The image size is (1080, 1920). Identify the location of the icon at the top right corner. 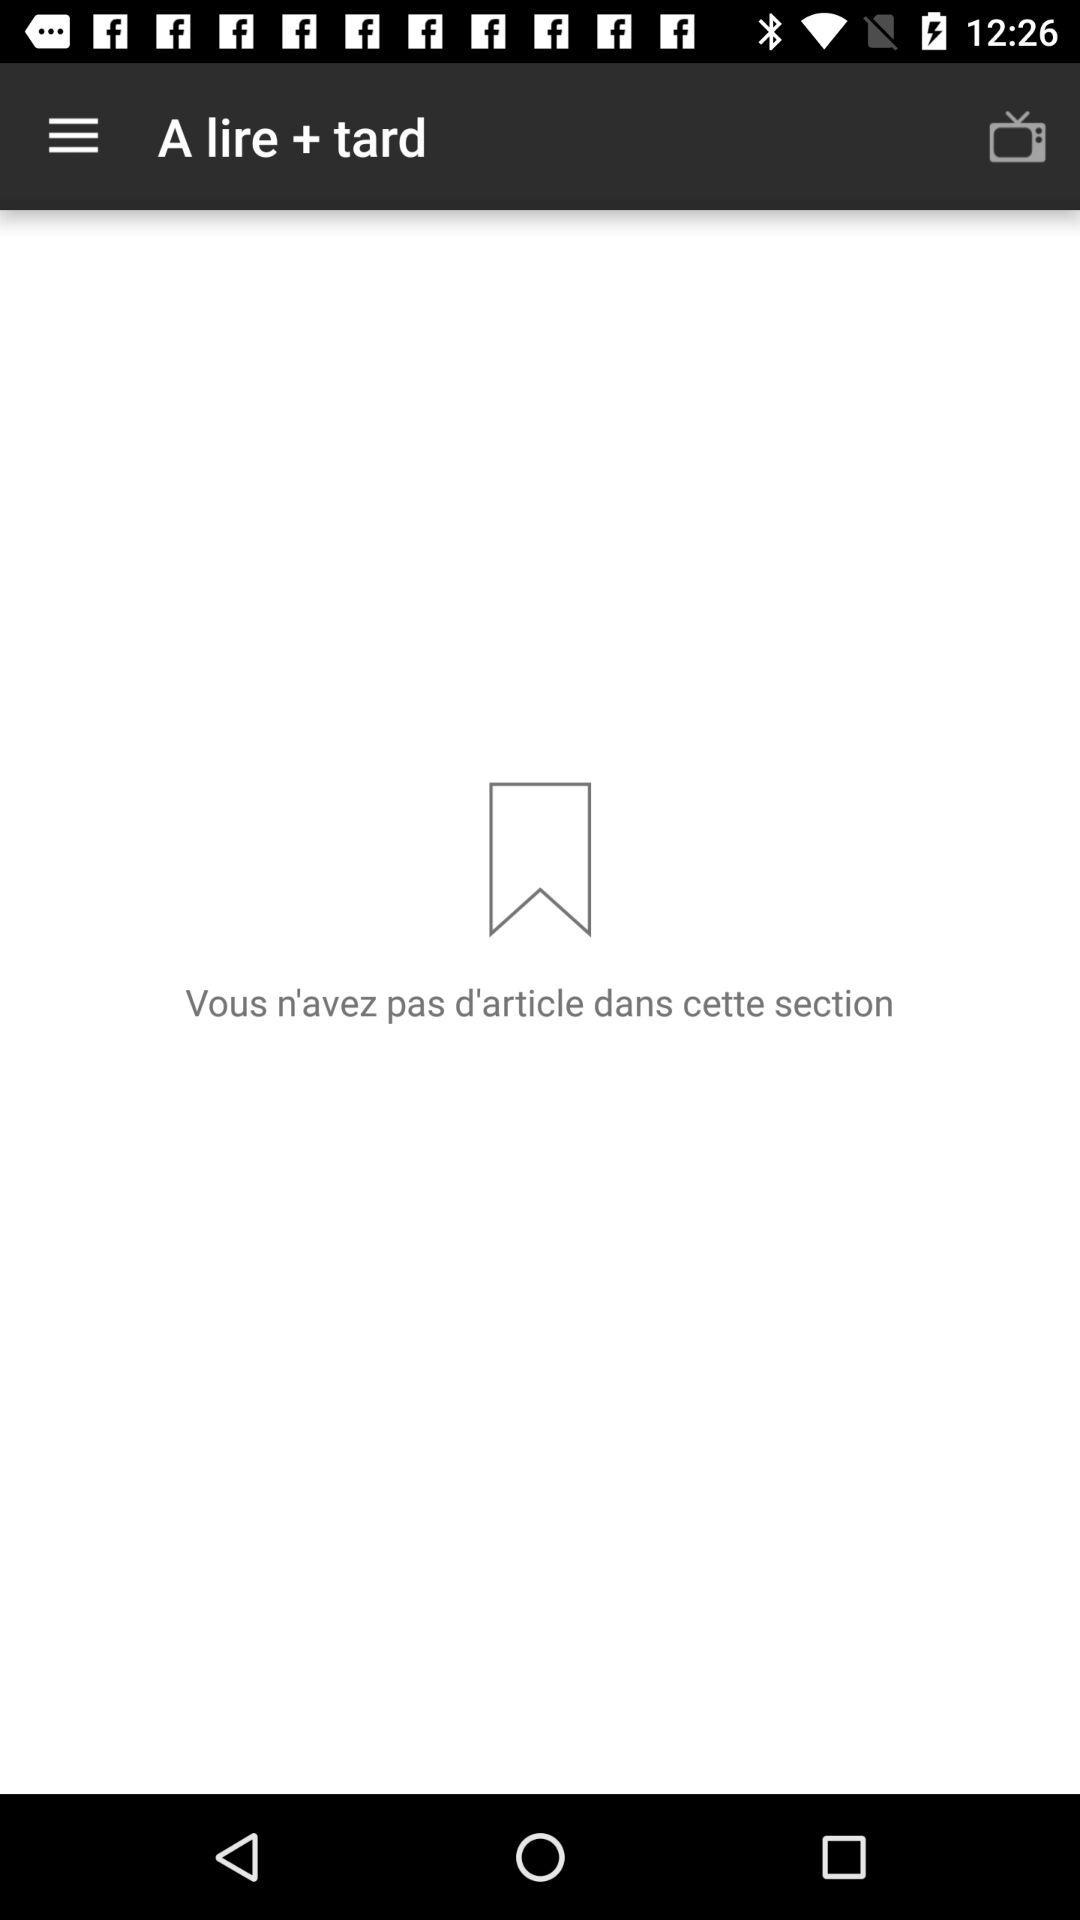
(1017, 135).